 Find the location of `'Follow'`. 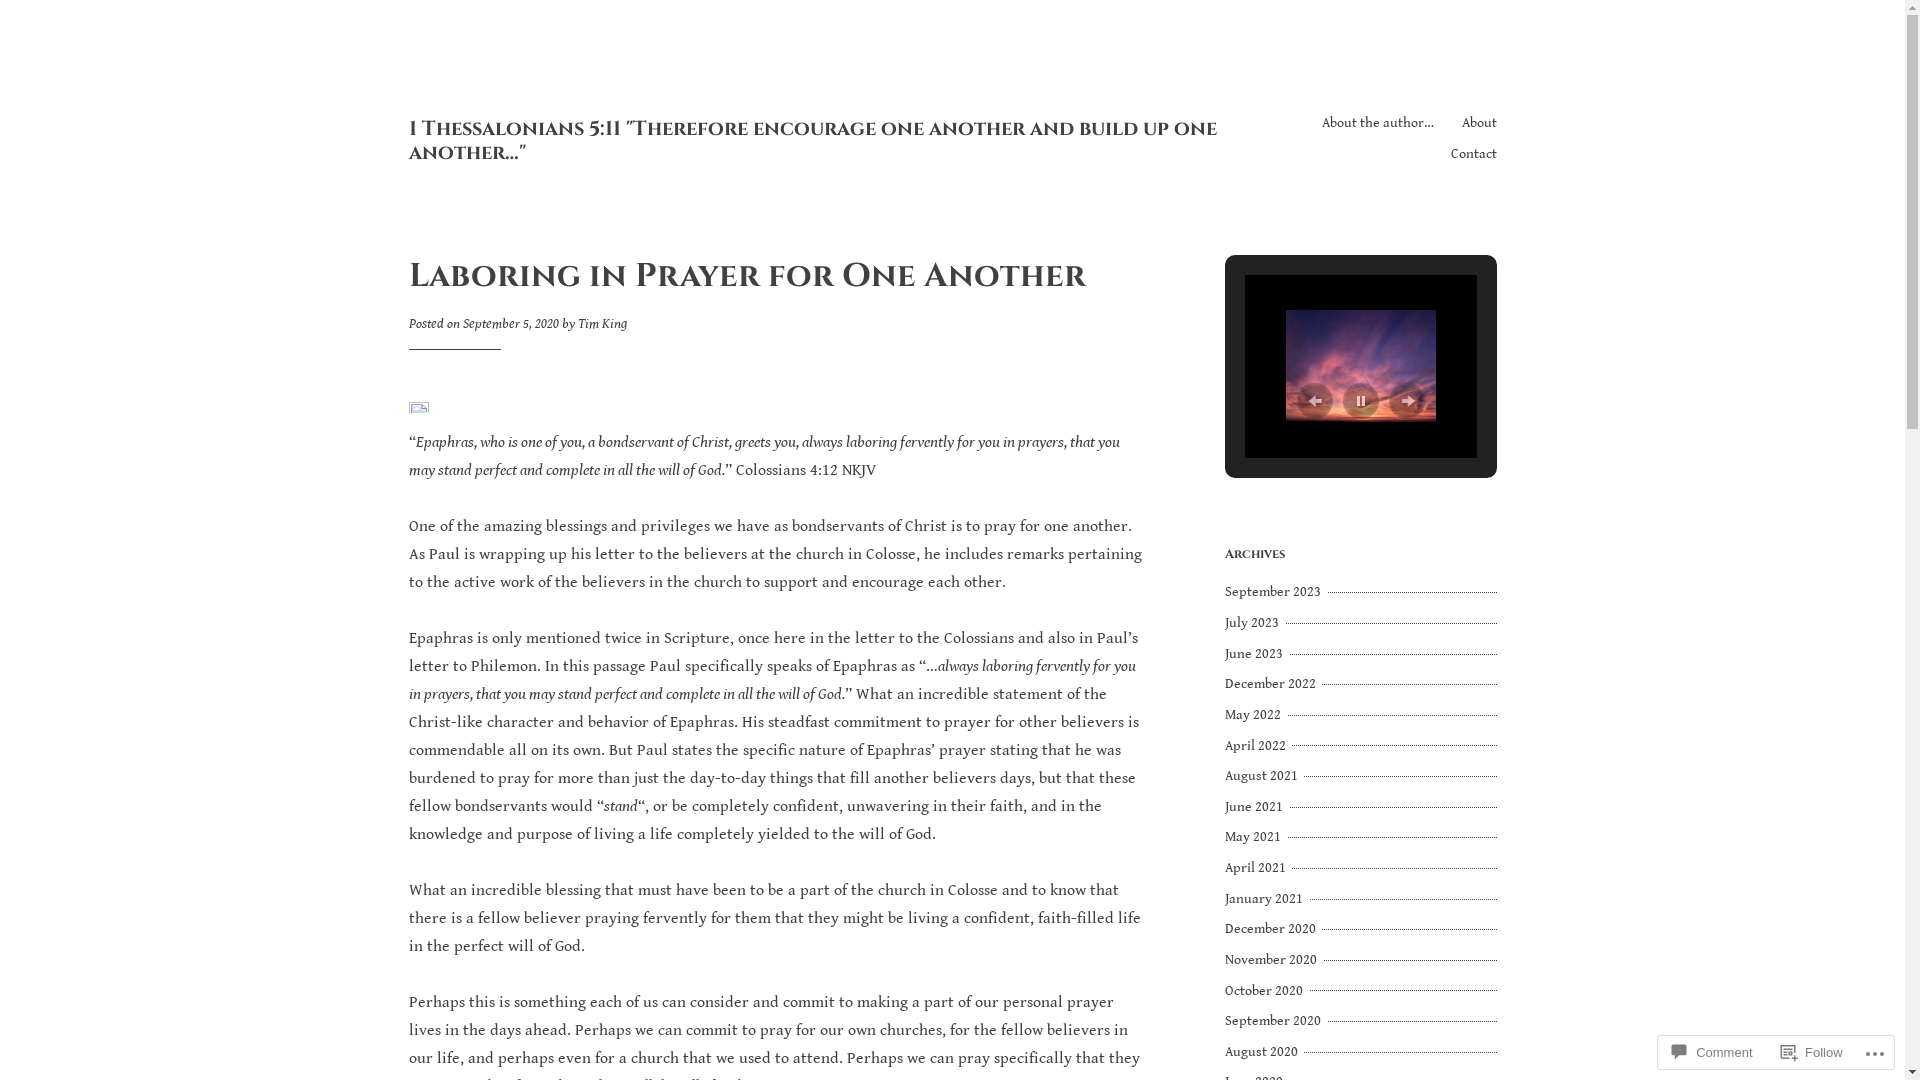

'Follow' is located at coordinates (1812, 1051).